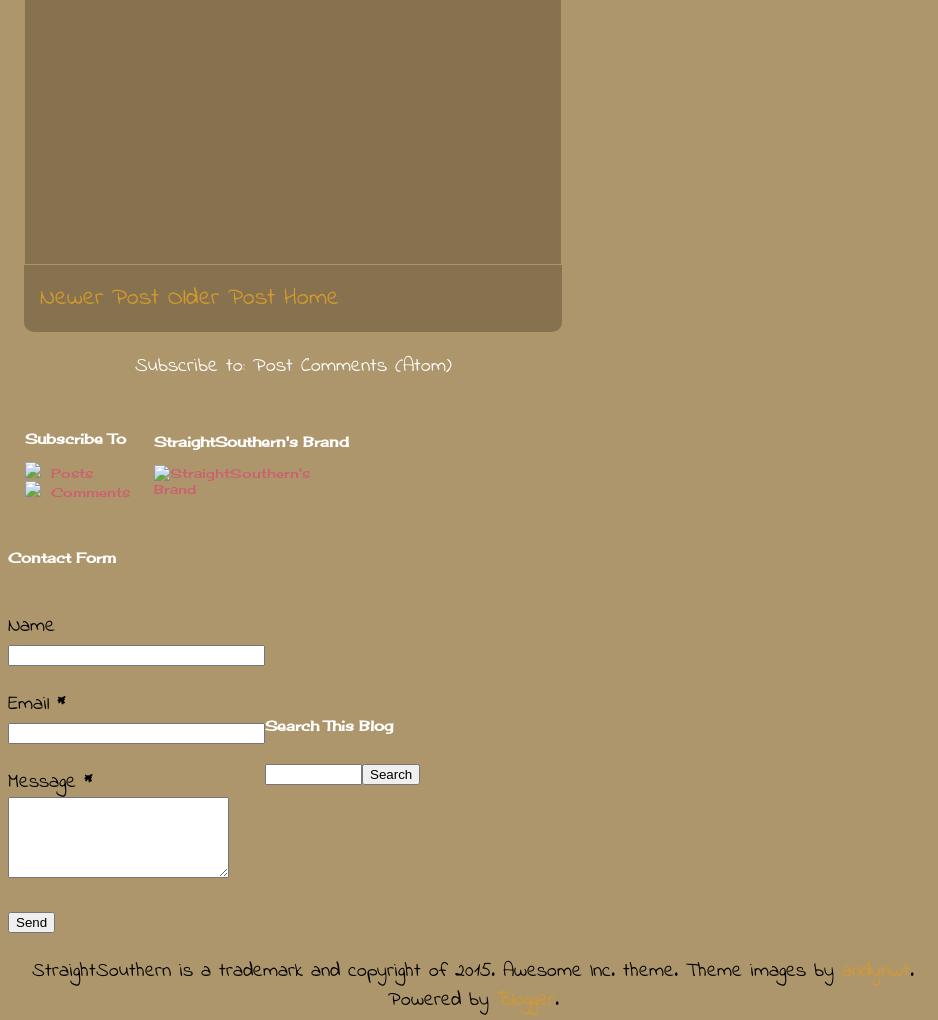 Image resolution: width=938 pixels, height=1020 pixels. Describe the element at coordinates (75, 437) in the screenshot. I see `'Subscribe To'` at that location.